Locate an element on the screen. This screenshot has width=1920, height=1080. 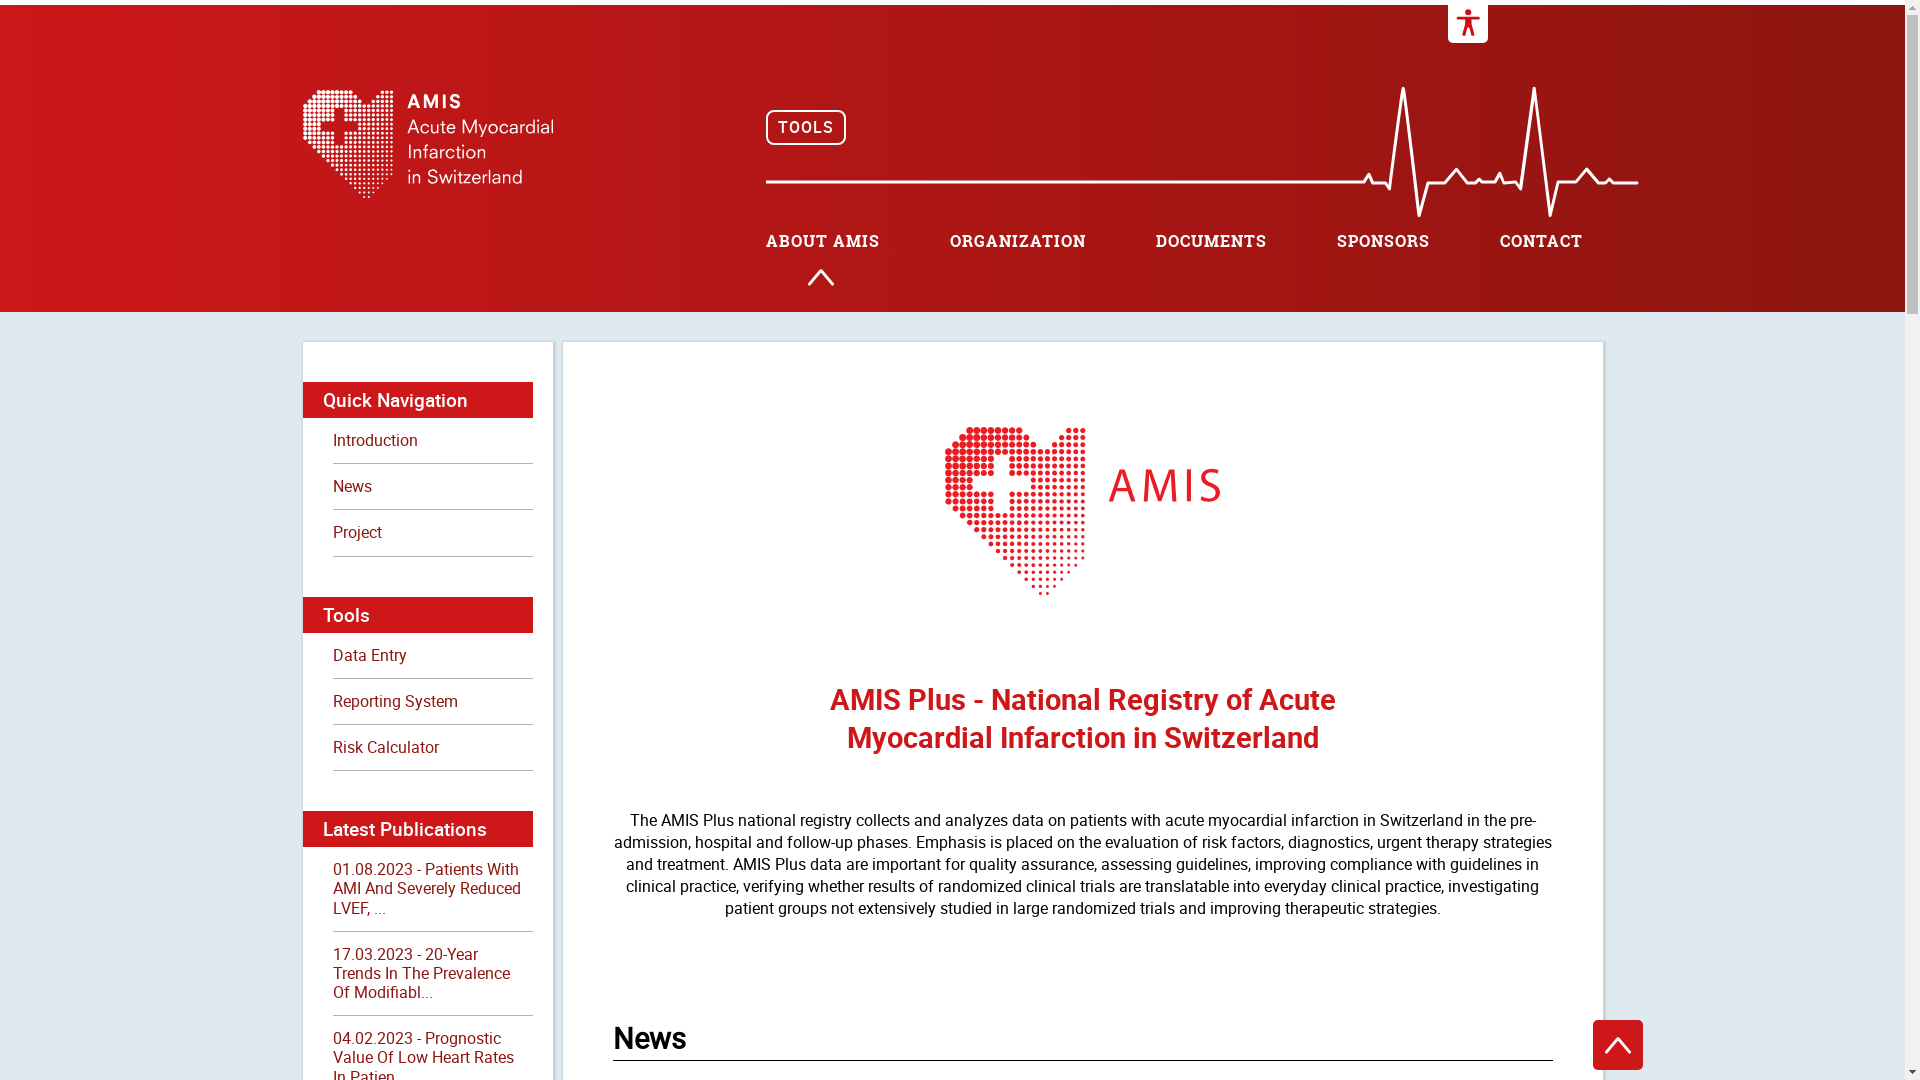
'Reporting System' is located at coordinates (431, 700).